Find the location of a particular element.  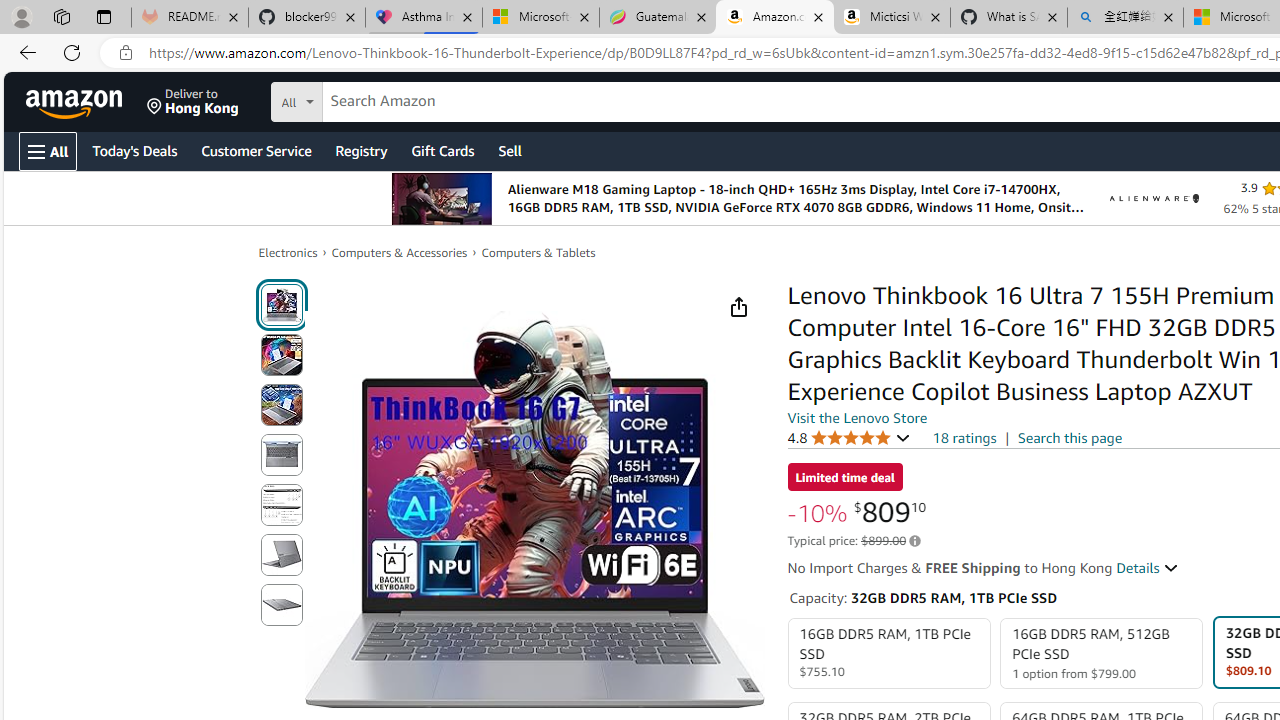

'Amazon' is located at coordinates (76, 101).